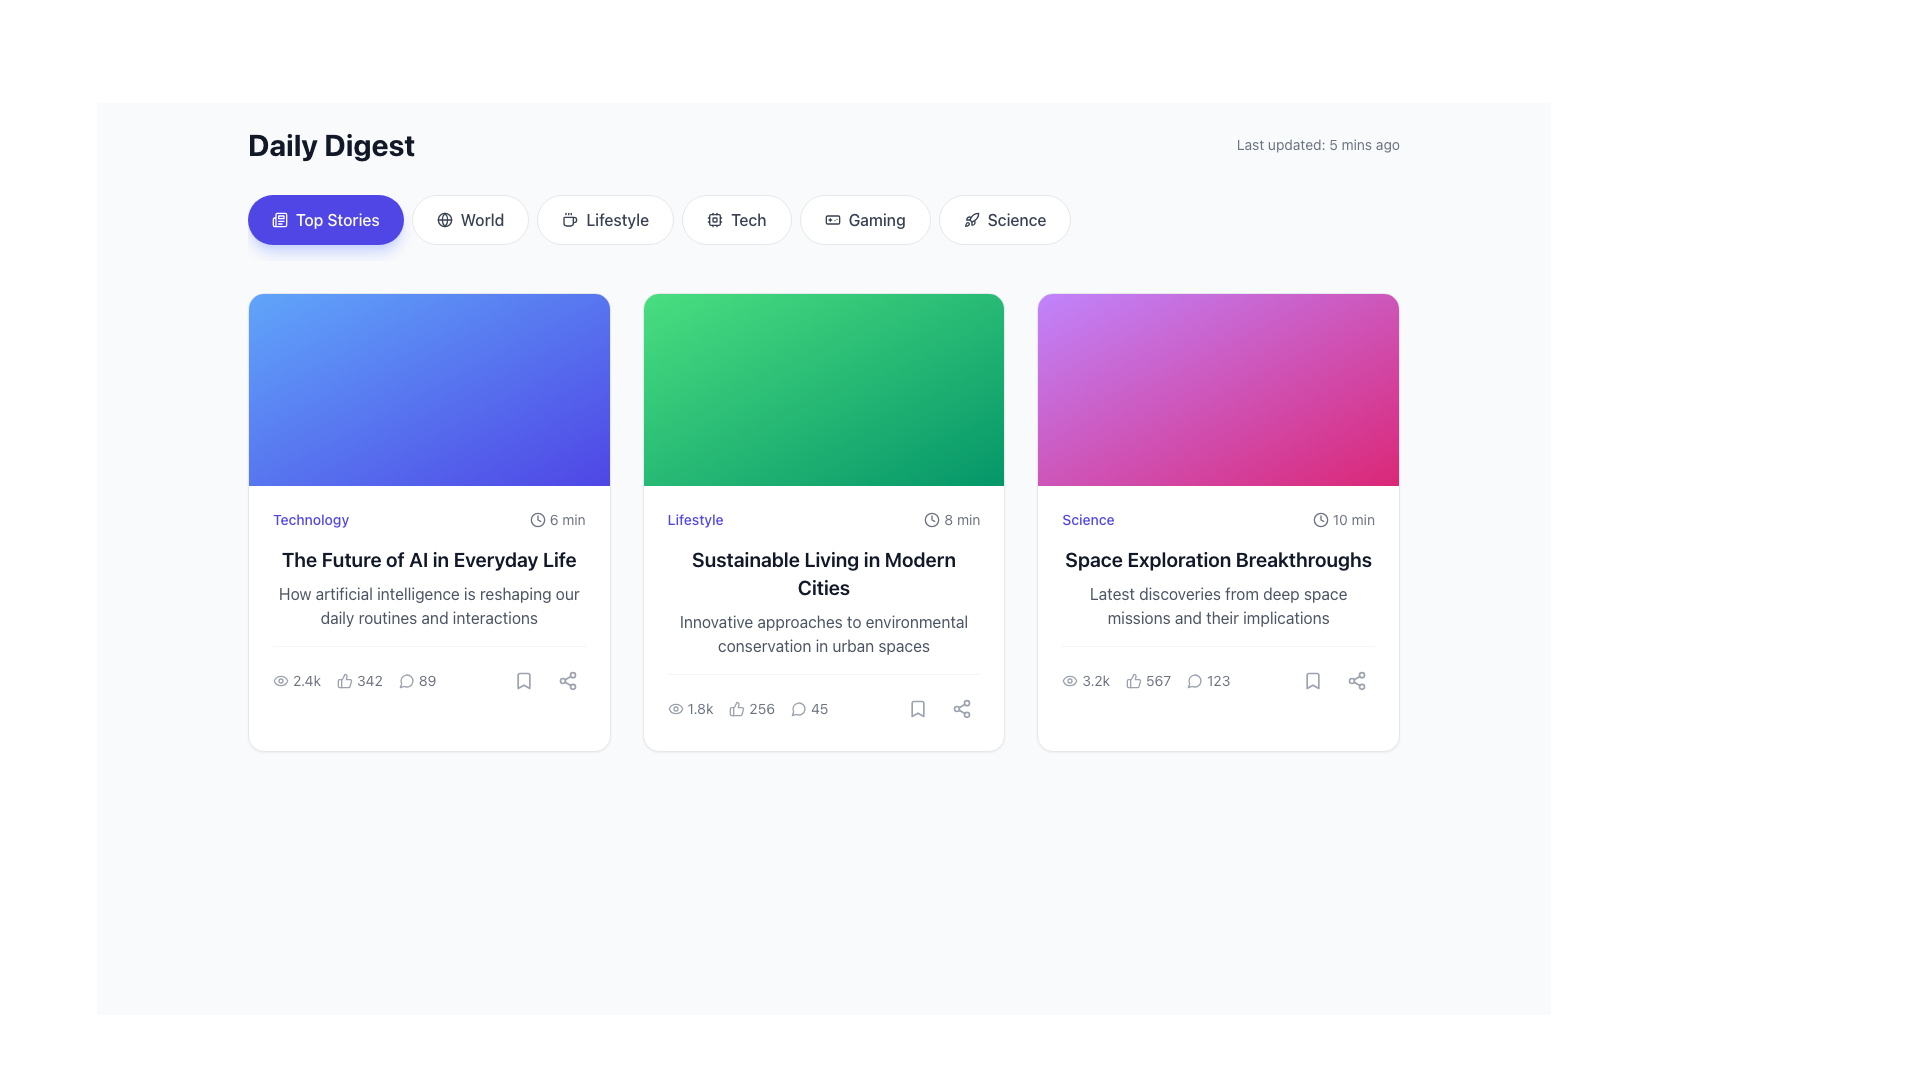 This screenshot has width=1920, height=1080. I want to click on the 'World' text label within the second button of the category selection bar beneath the 'Daily Digest' heading, so click(482, 219).